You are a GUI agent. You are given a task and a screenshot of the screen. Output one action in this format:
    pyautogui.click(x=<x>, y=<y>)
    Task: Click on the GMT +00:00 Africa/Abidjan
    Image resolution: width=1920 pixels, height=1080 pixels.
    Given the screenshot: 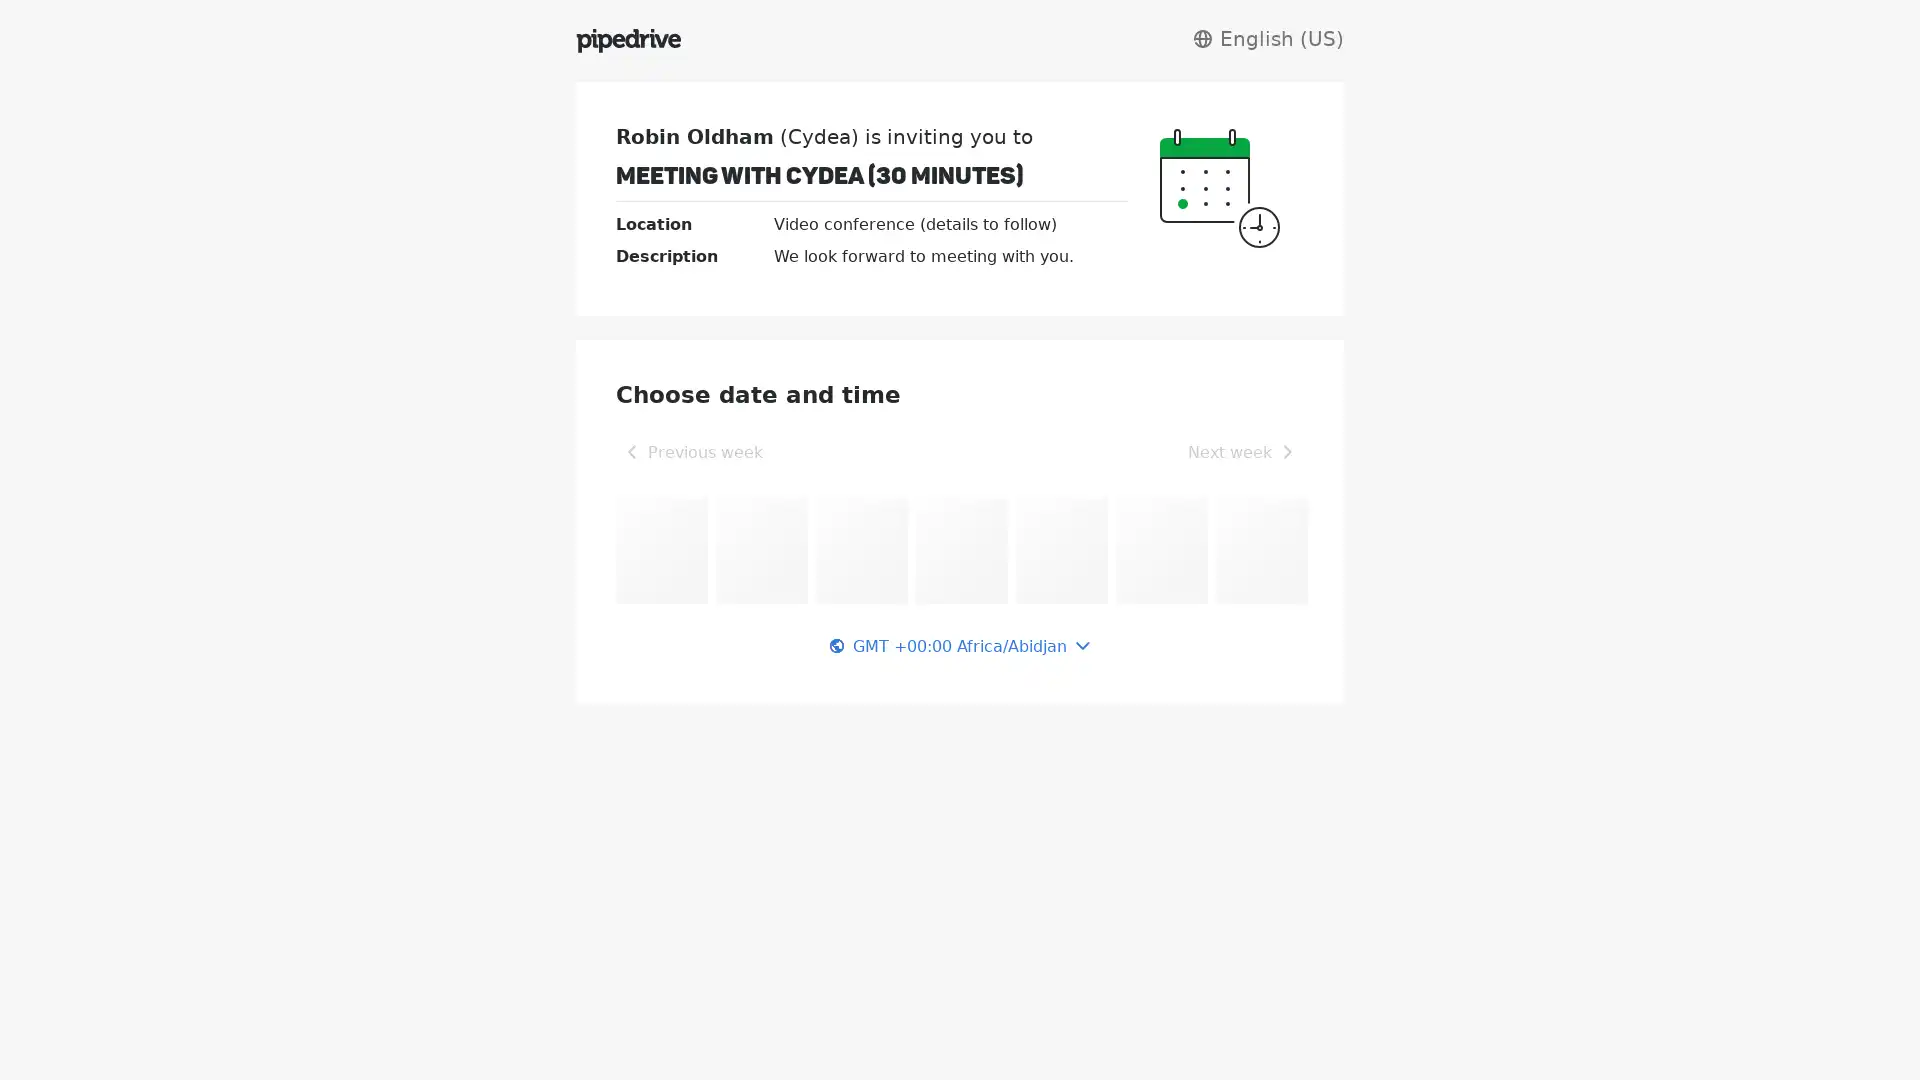 What is the action you would take?
    pyautogui.click(x=960, y=644)
    